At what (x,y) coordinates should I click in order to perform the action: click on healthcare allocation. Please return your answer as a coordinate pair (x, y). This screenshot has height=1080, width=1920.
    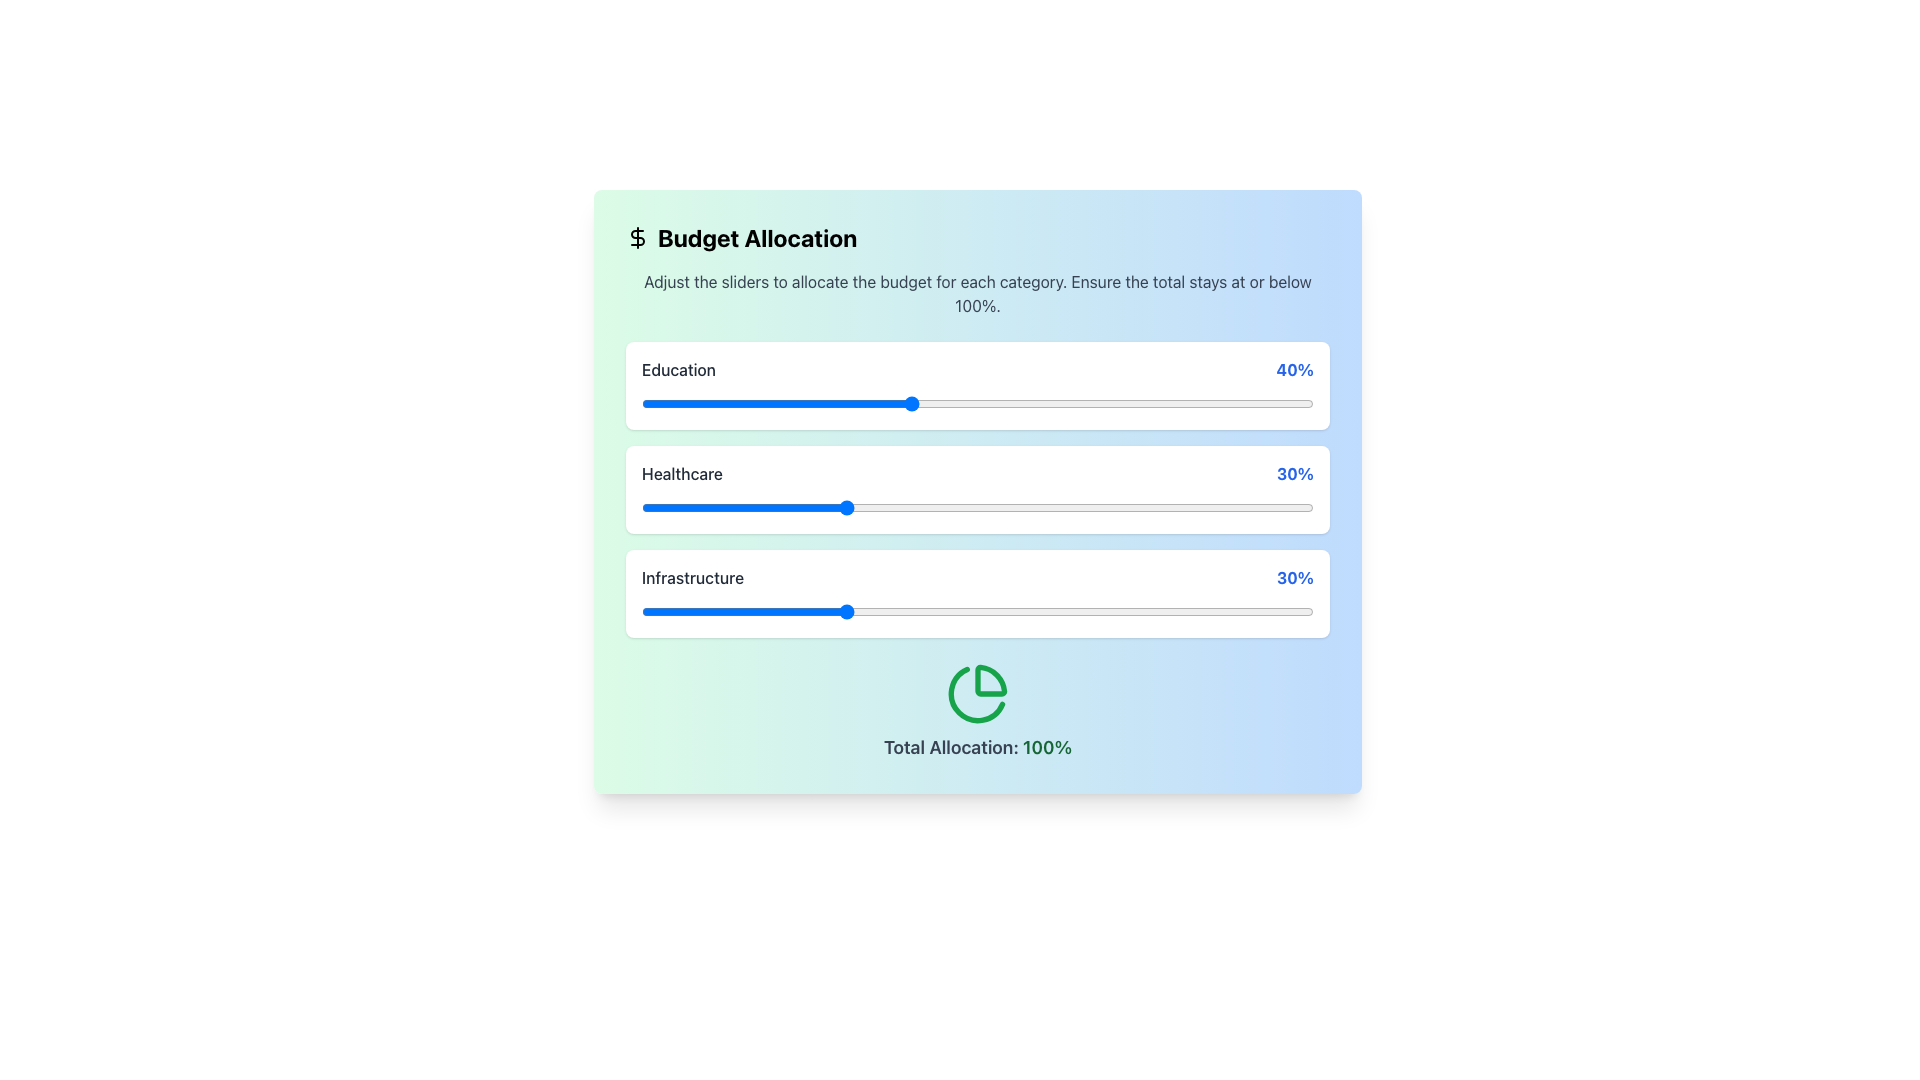
    Looking at the image, I should click on (782, 507).